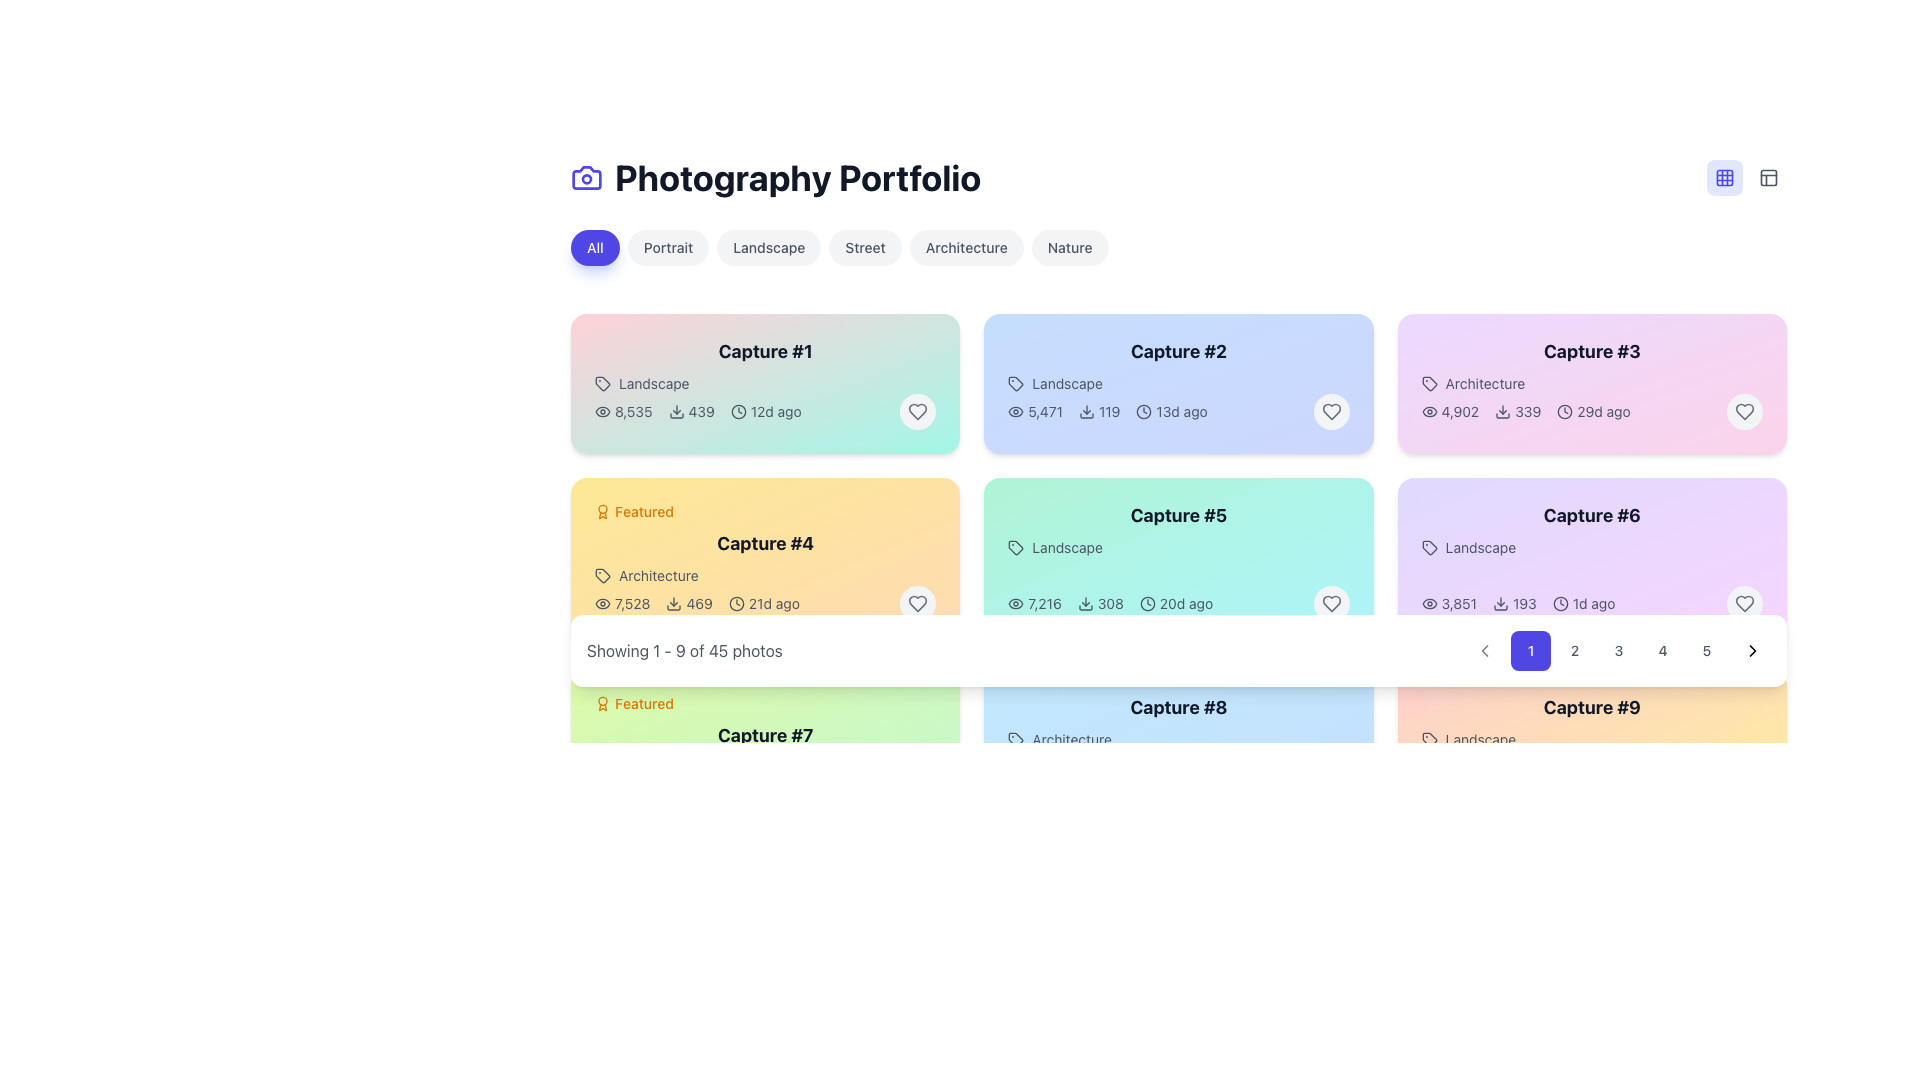  Describe the element at coordinates (764, 411) in the screenshot. I see `text displayed in the metadata section of 'Capture #1', located towards the right end of the top-left card in the gallery grid` at that location.